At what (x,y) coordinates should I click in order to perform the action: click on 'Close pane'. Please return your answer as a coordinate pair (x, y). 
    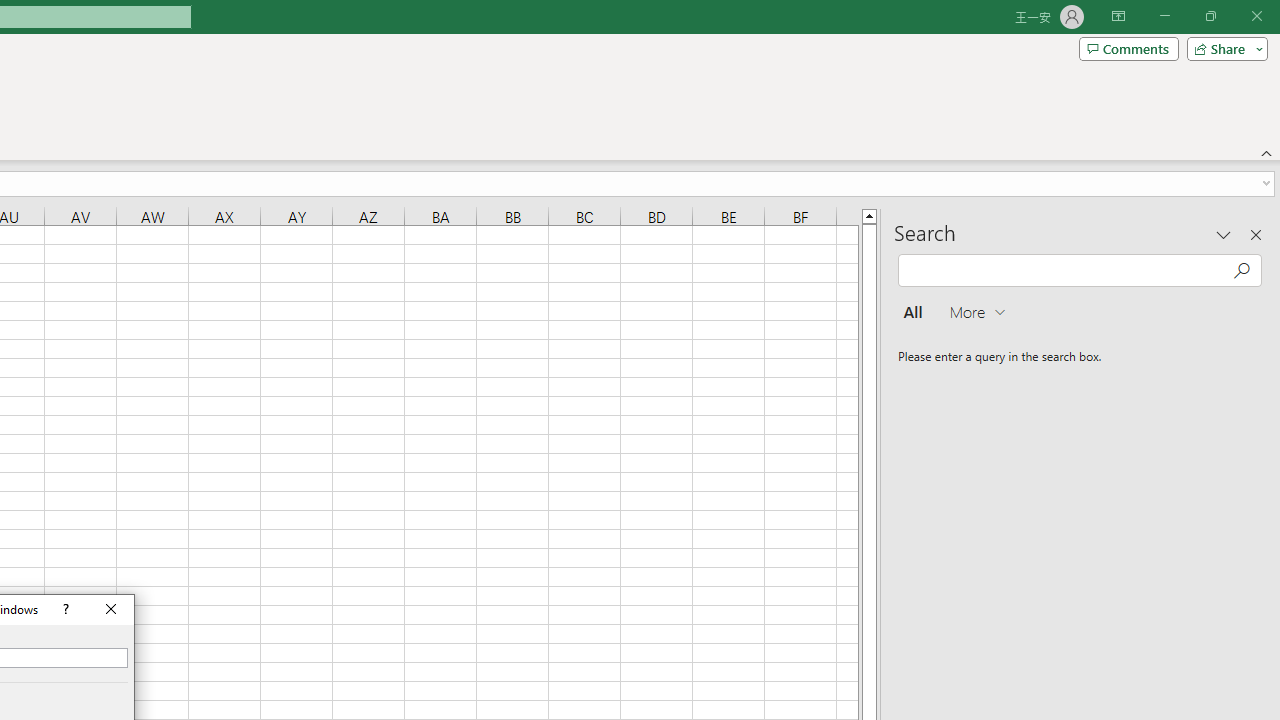
    Looking at the image, I should click on (1255, 234).